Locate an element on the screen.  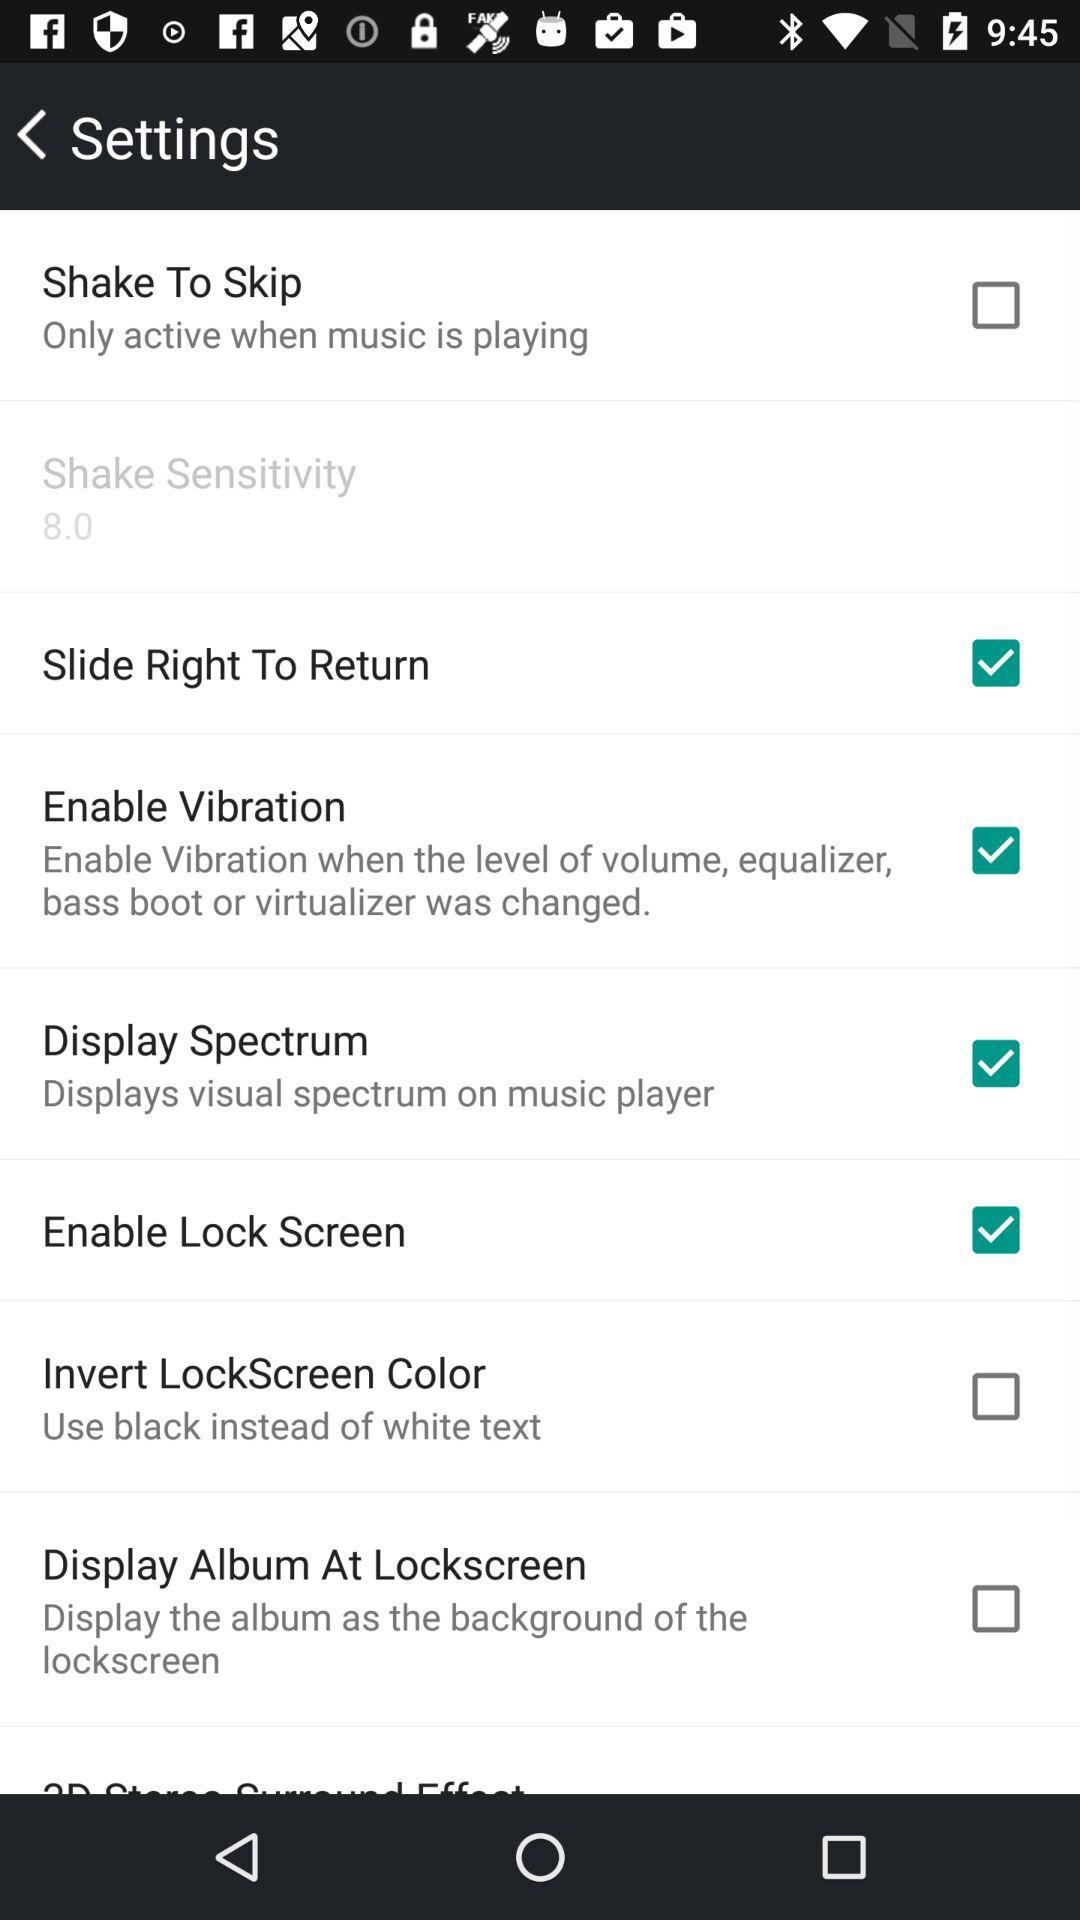
icon below enable vibration when icon is located at coordinates (205, 1038).